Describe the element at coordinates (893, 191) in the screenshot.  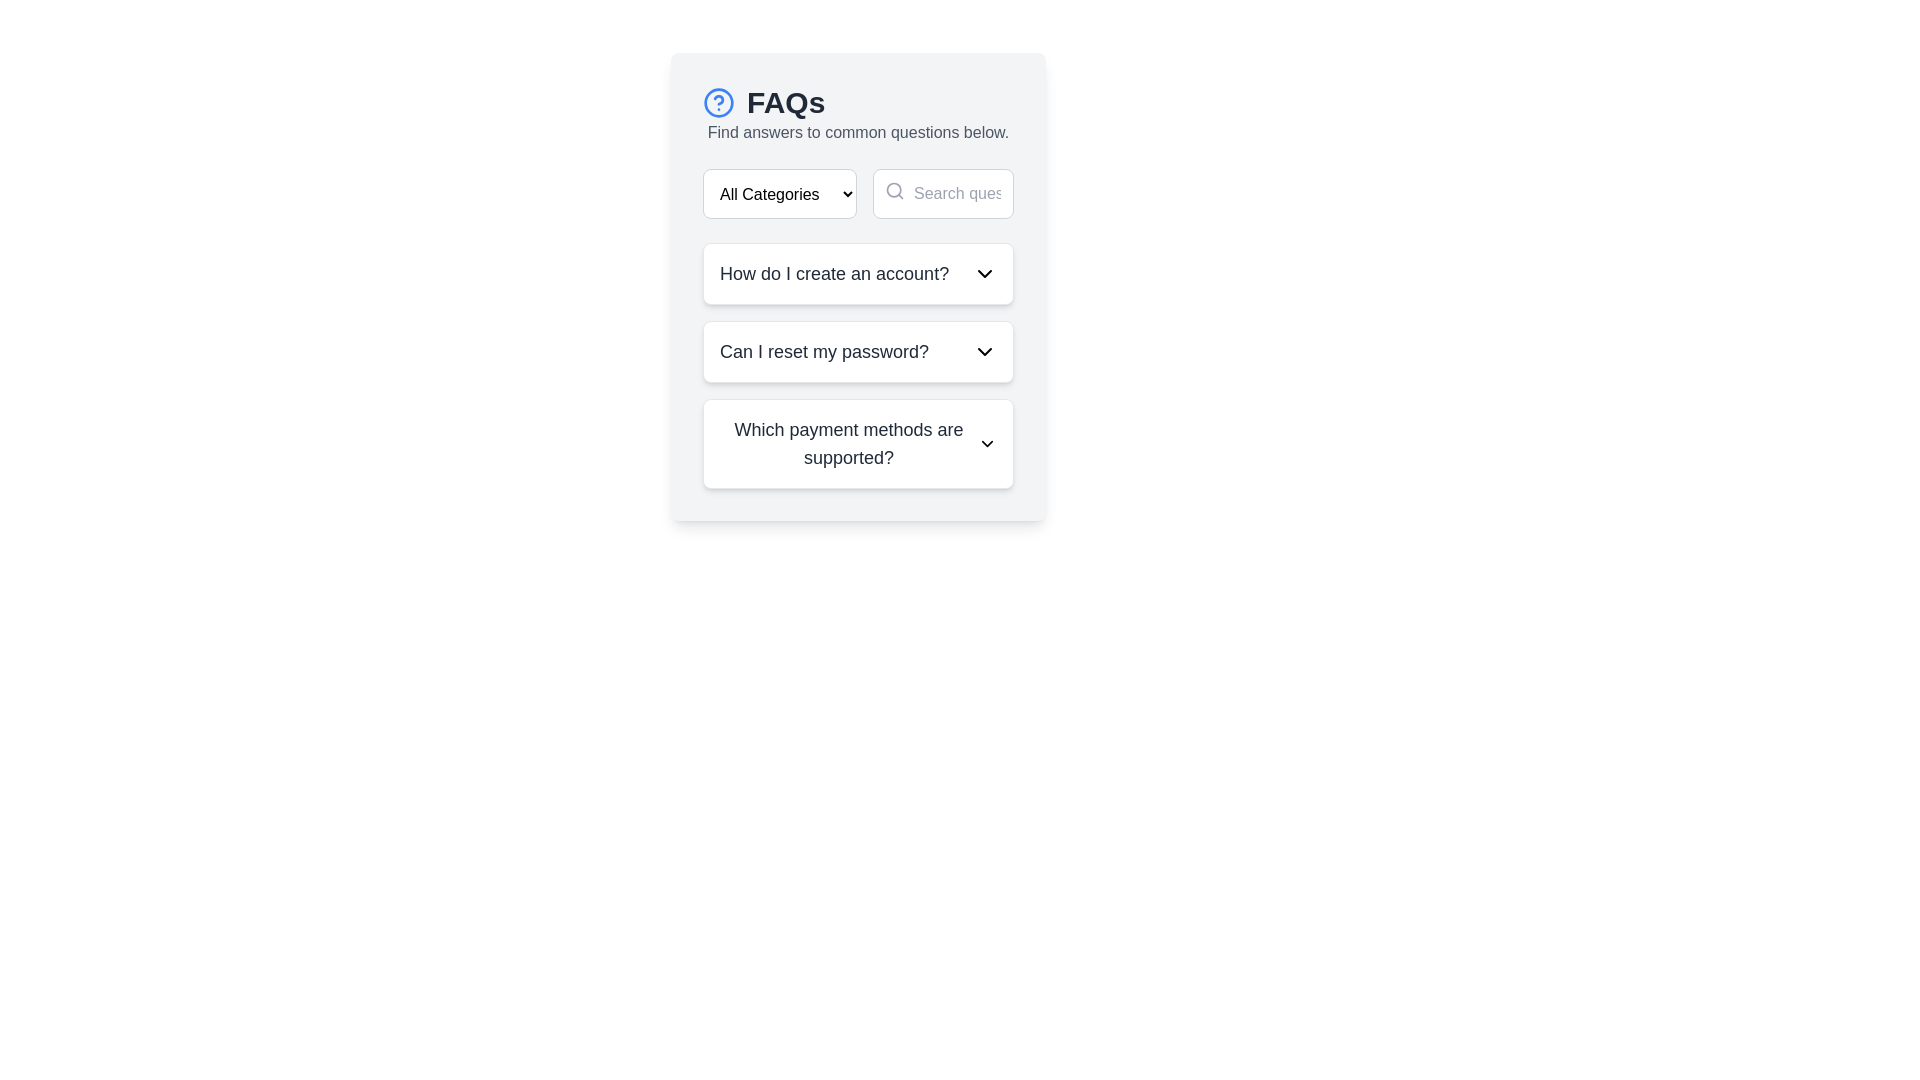
I see `the magnifying glass icon representing search functionality, which is located in the upper-right corner of the FAQ search bar section, directly to the left of the text entry field` at that location.